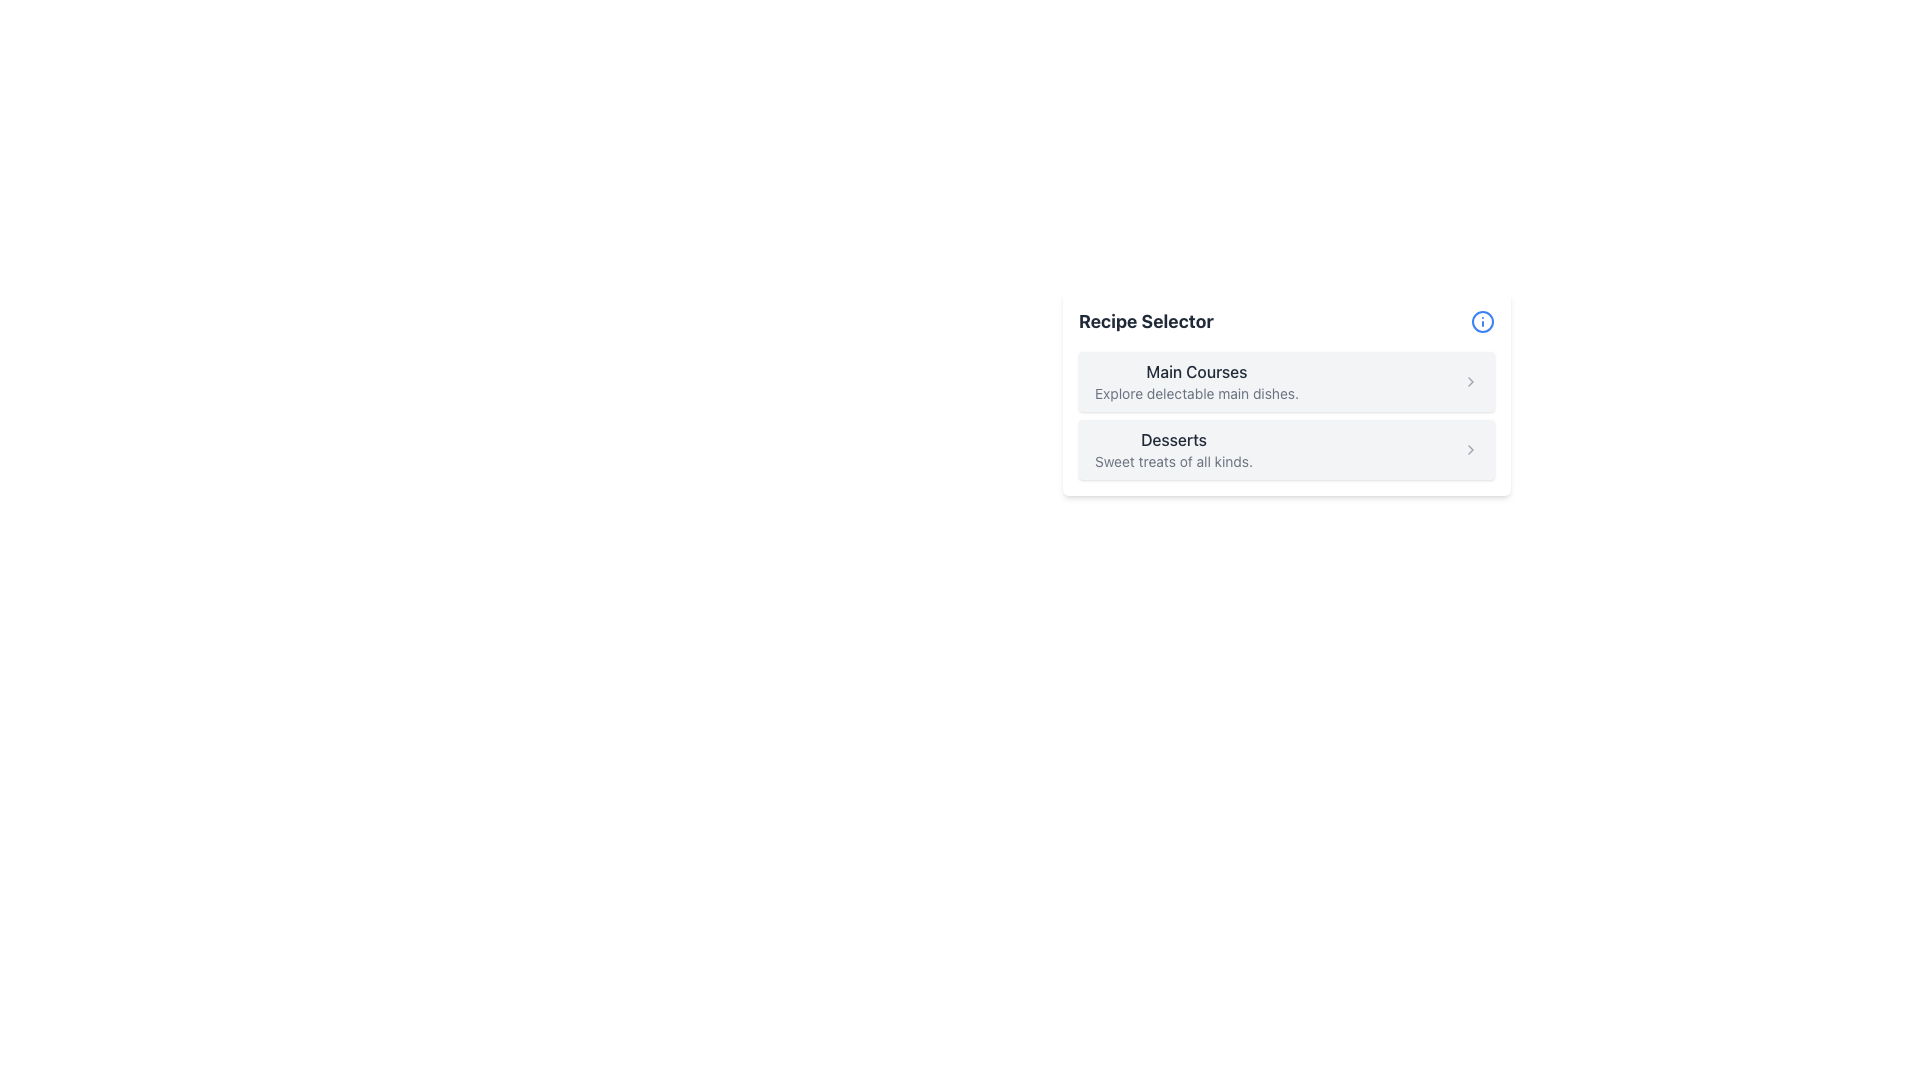 Image resolution: width=1920 pixels, height=1080 pixels. Describe the element at coordinates (1196, 393) in the screenshot. I see `the 'Subtitle' text located below the 'Main Courses' heading in the 'Recipe Selector' section` at that location.